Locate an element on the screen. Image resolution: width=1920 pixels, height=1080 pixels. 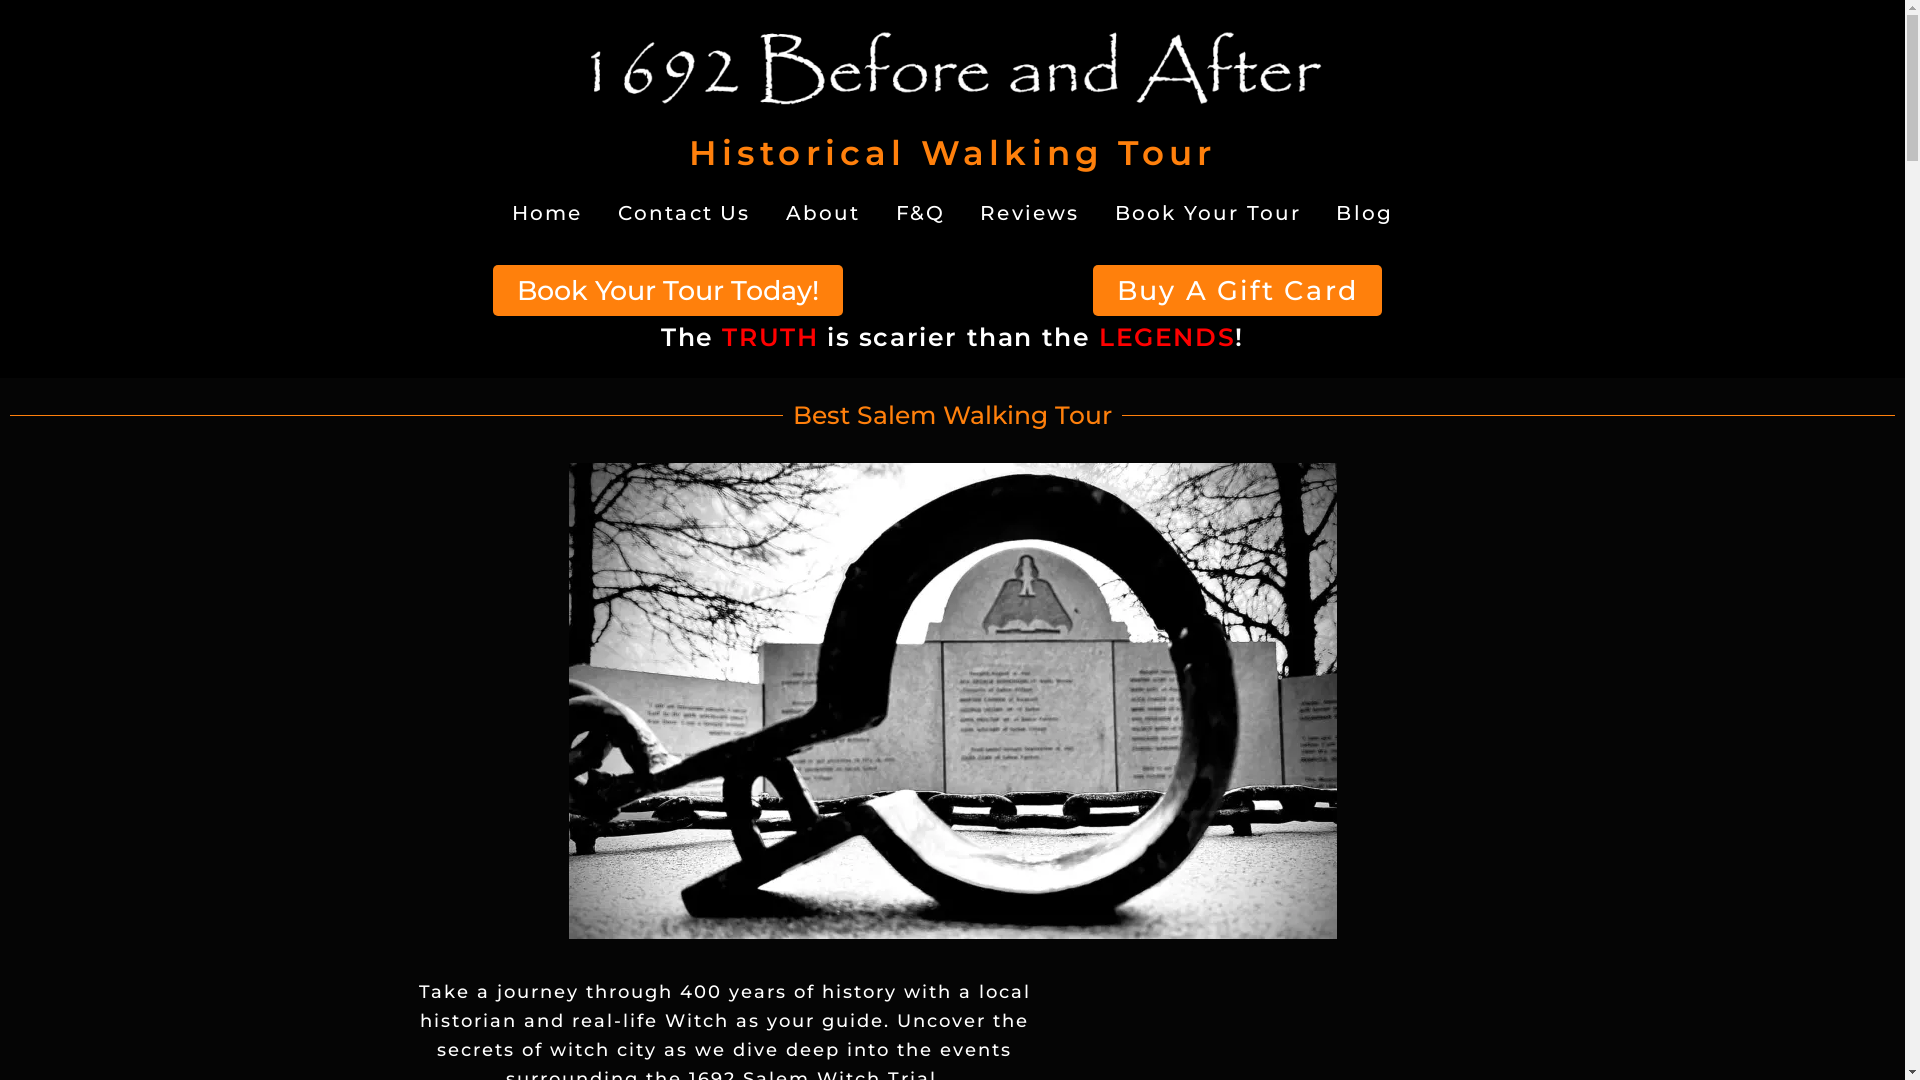
'F&Q' is located at coordinates (882, 213).